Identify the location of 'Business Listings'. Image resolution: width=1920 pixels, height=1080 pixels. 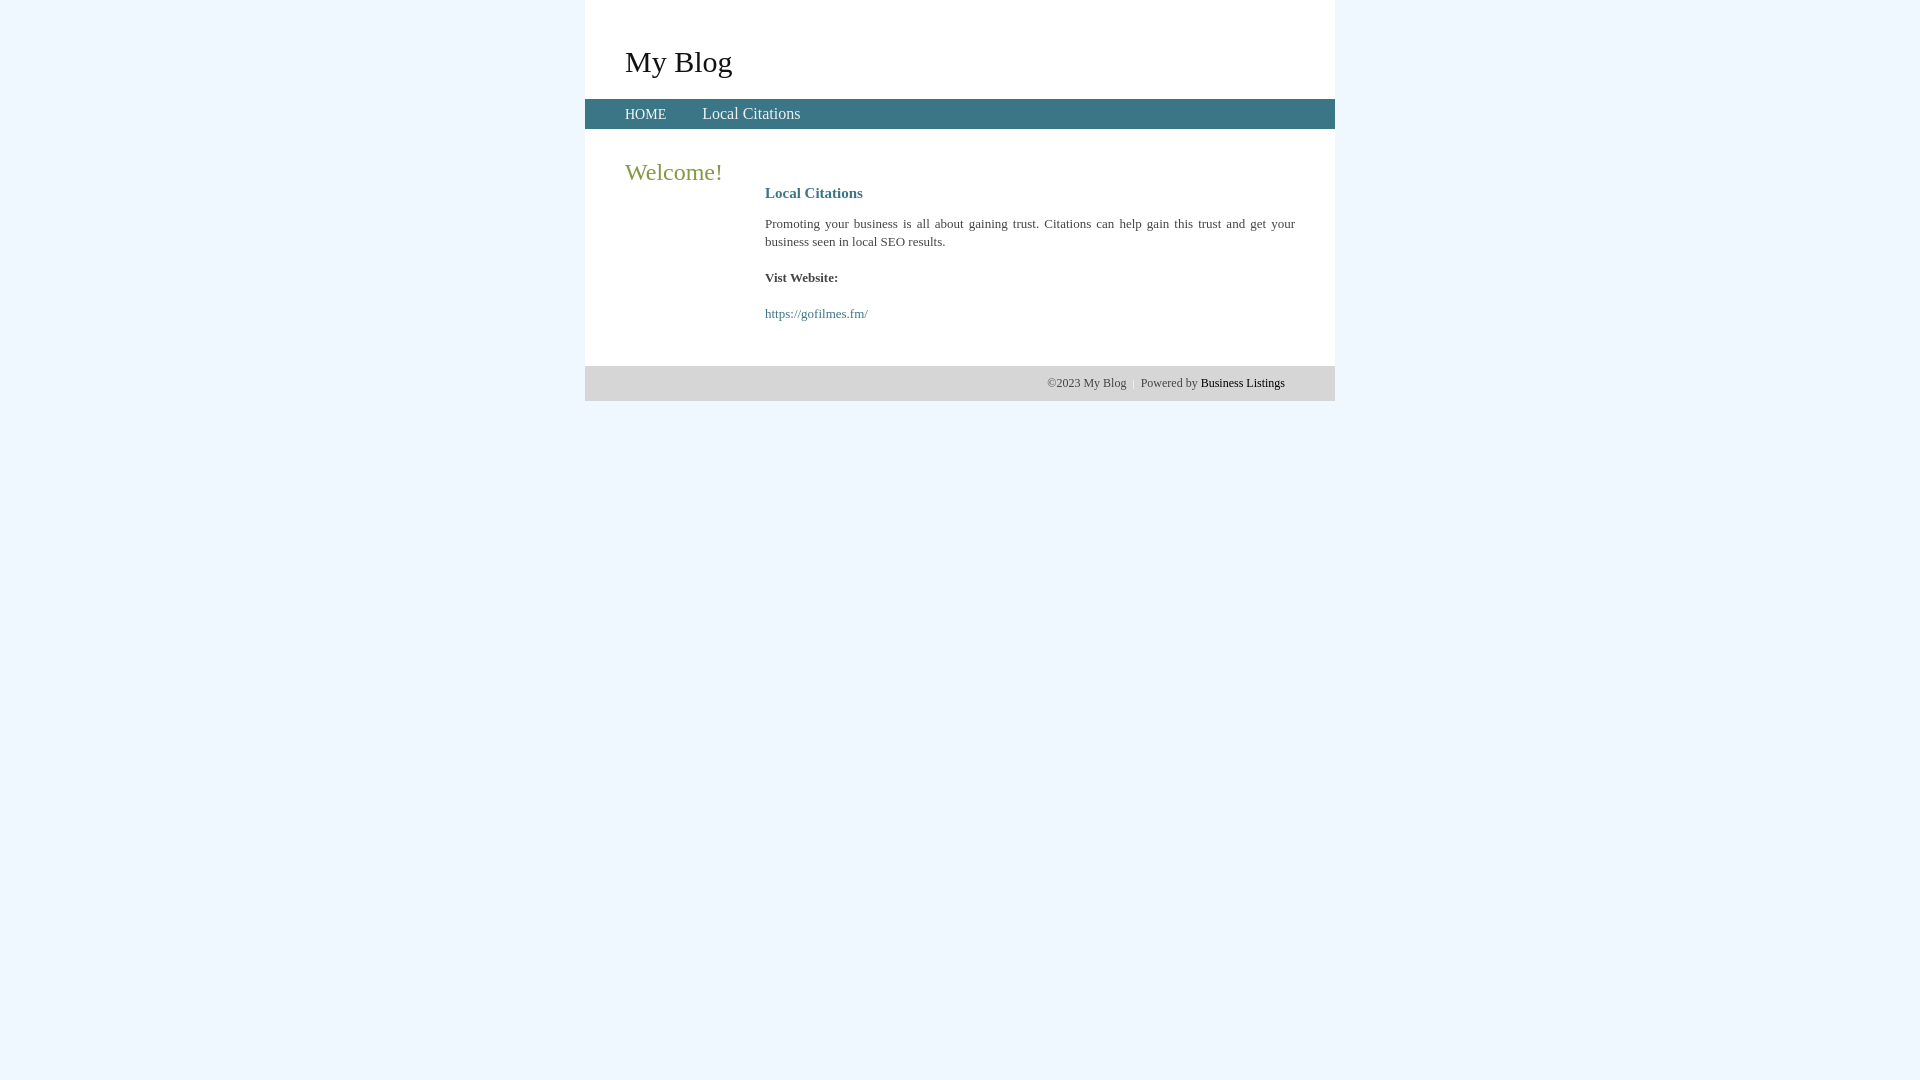
(1242, 382).